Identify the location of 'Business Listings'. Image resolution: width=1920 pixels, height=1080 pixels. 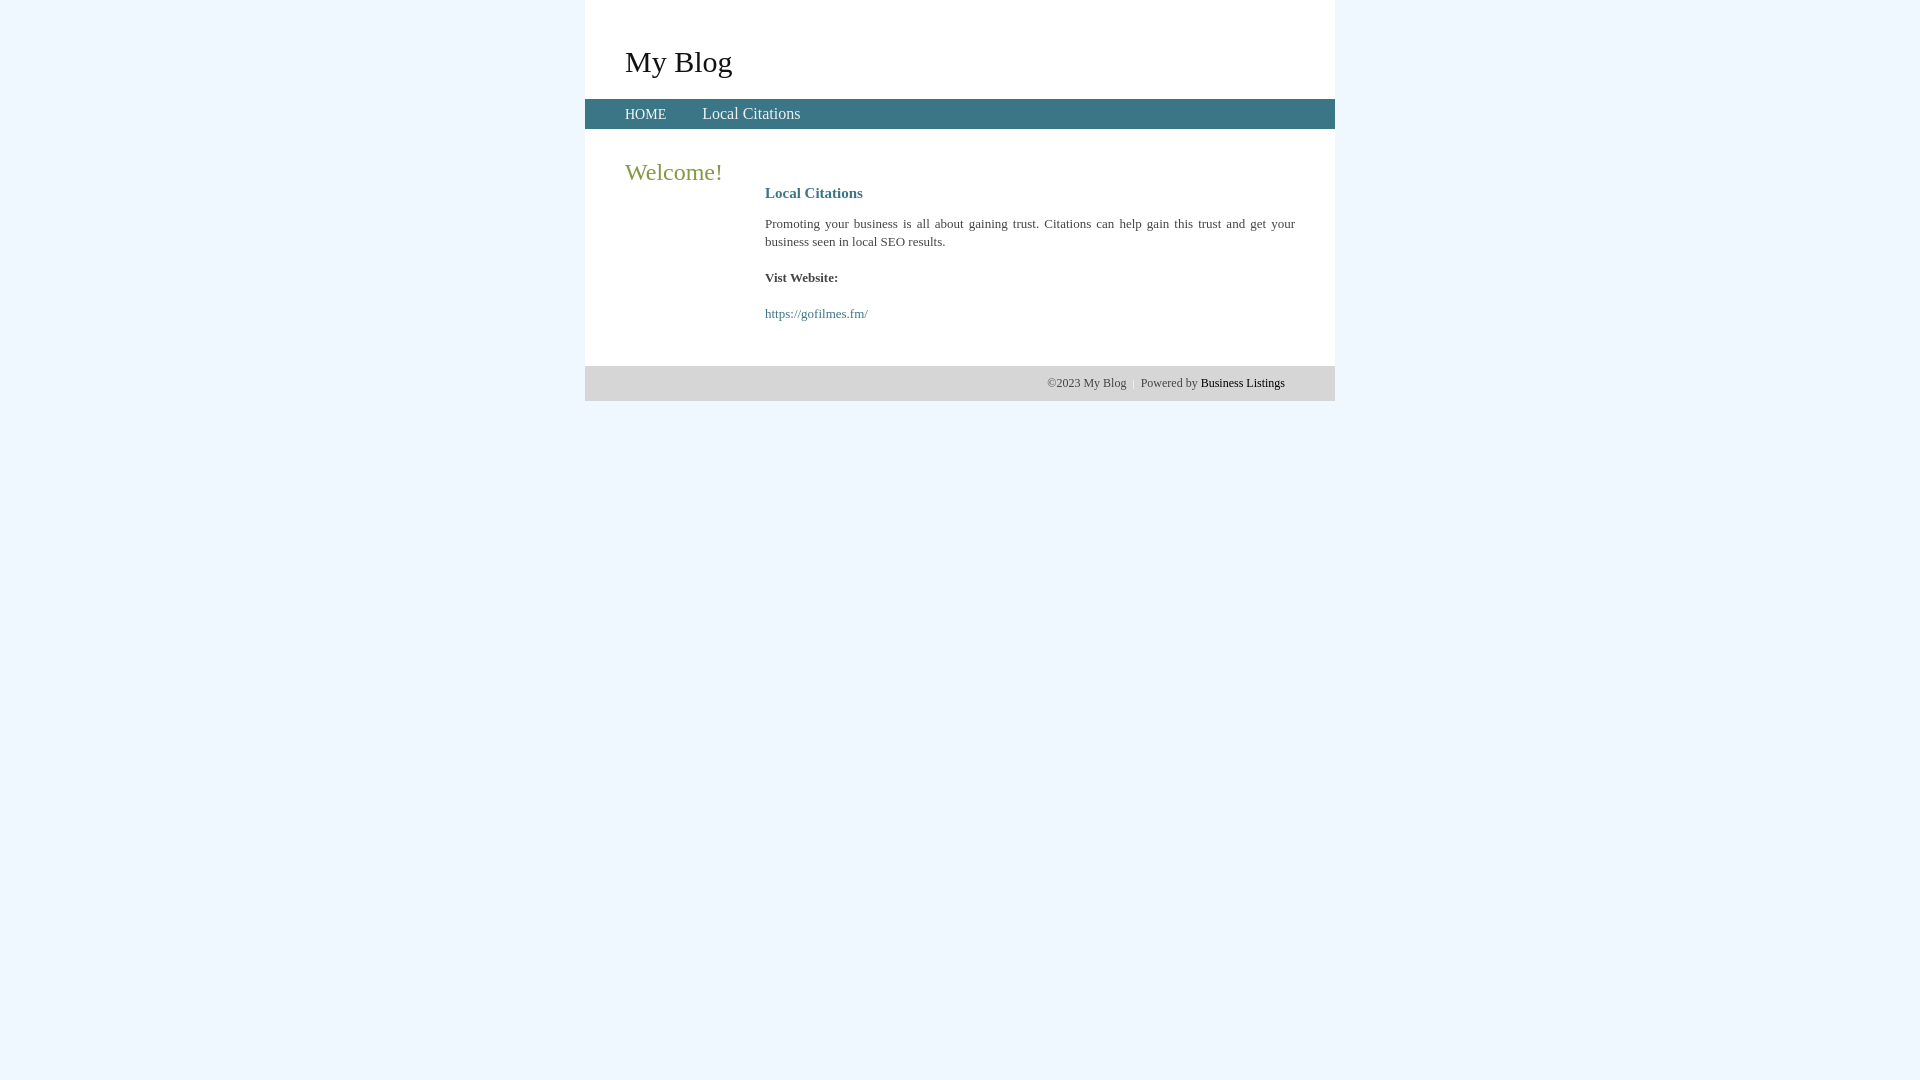
(1242, 382).